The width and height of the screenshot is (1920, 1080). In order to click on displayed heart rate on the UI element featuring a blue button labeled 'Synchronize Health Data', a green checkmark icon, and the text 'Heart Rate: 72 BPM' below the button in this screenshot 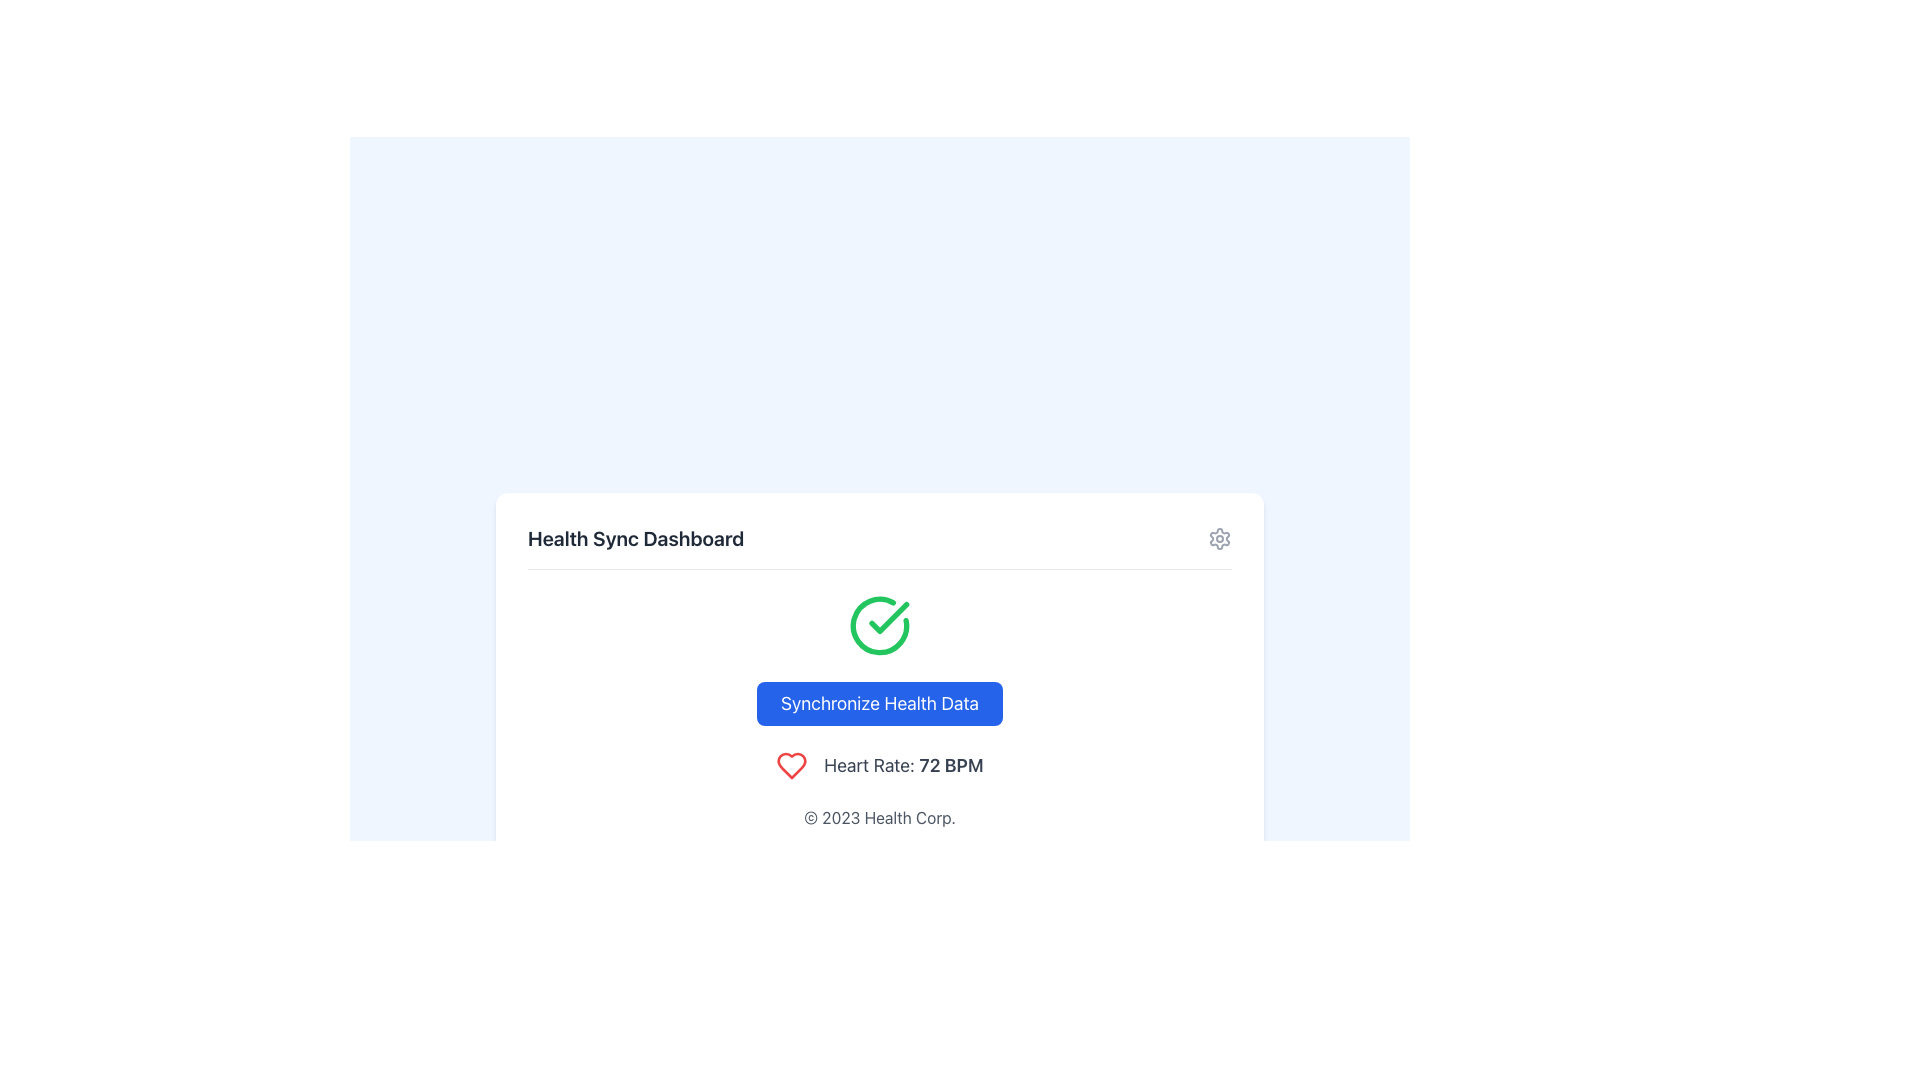, I will do `click(879, 686)`.